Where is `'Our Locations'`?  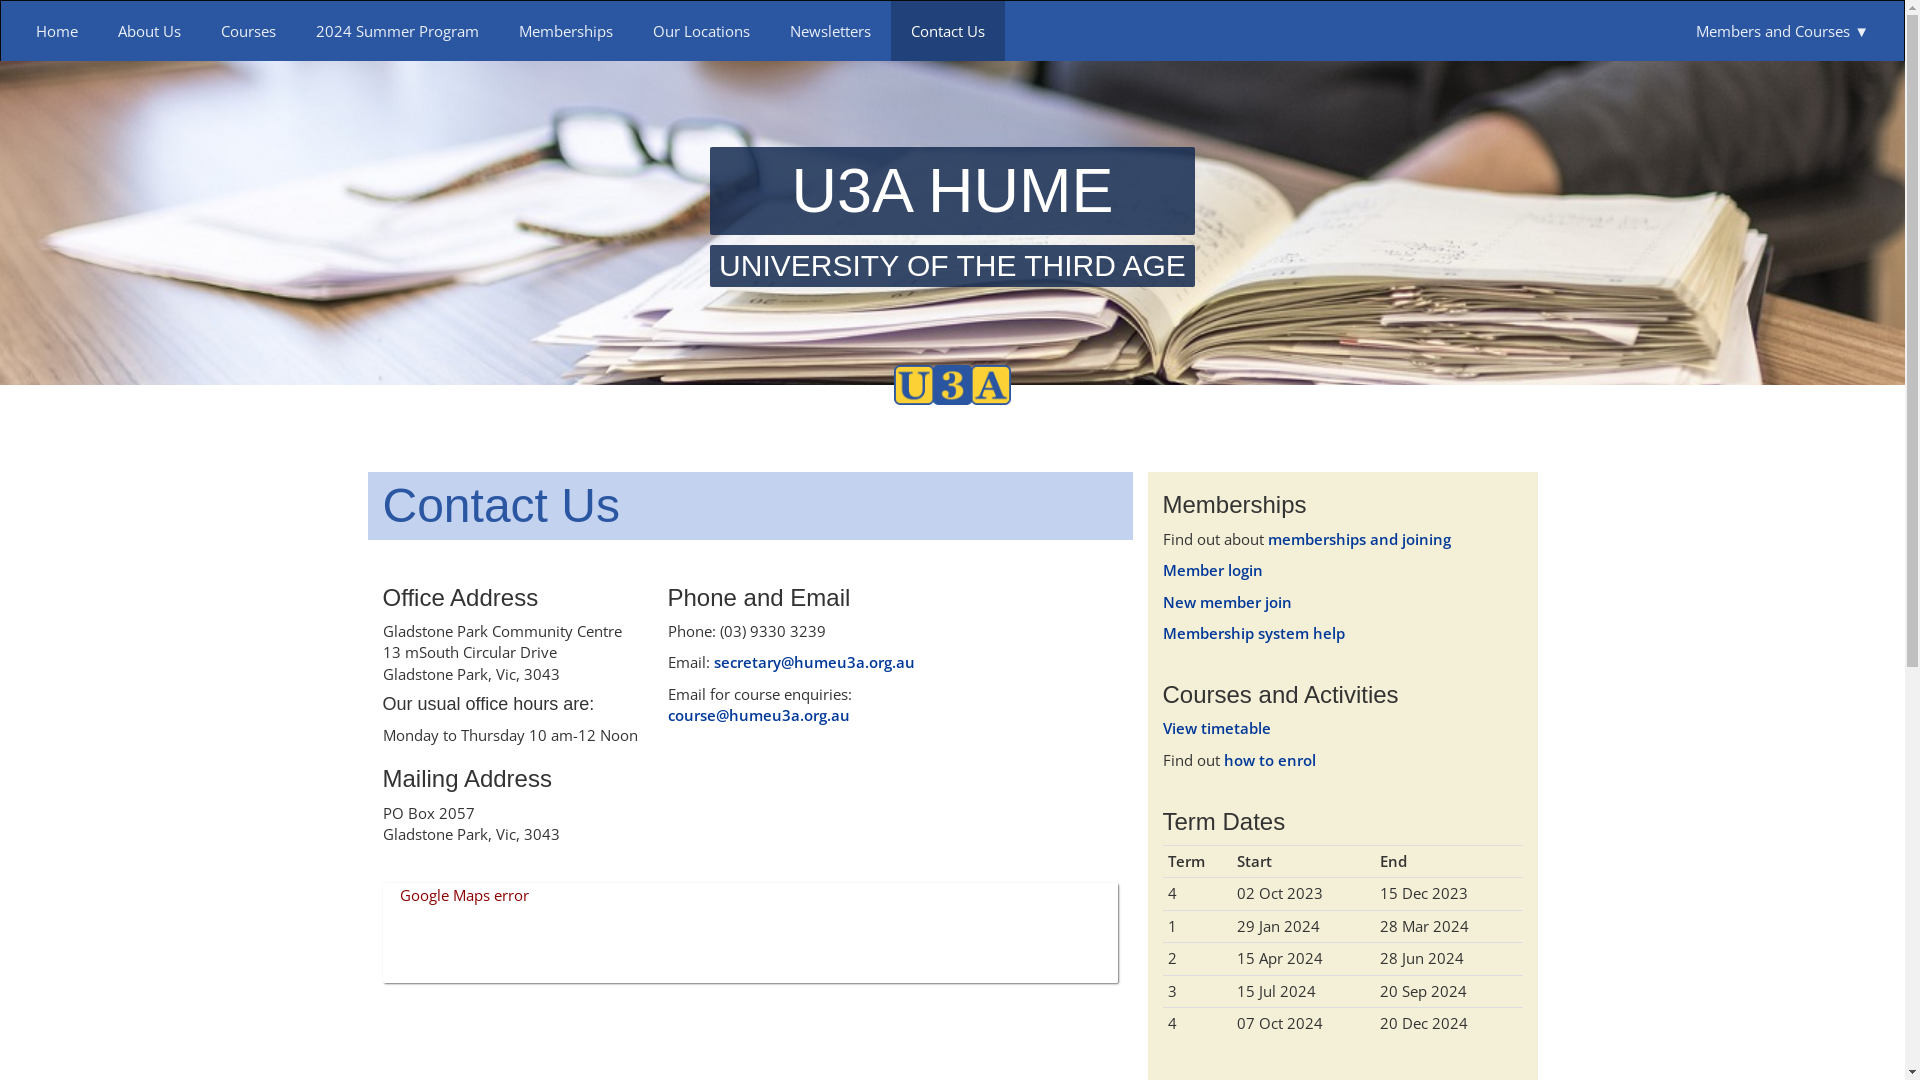 'Our Locations' is located at coordinates (701, 30).